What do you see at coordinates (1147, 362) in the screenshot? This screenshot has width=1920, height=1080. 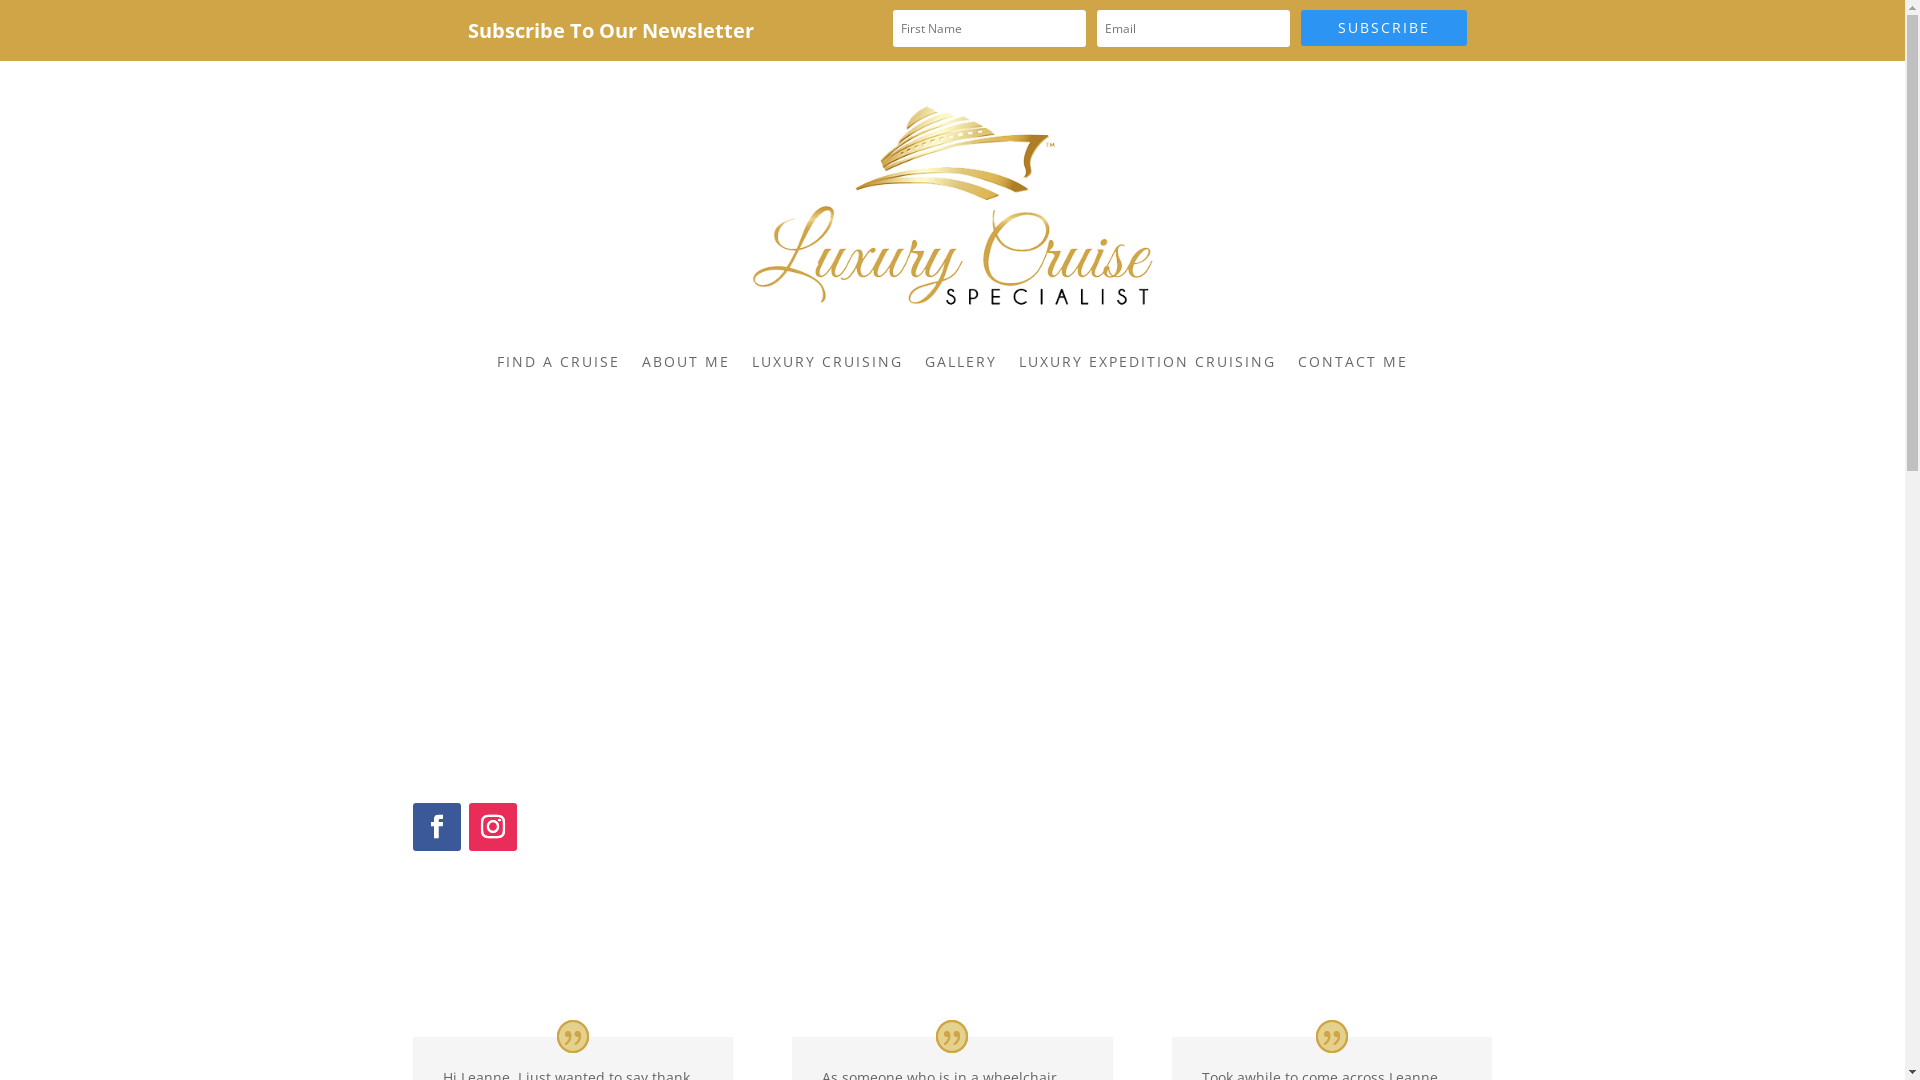 I see `'LUXURY EXPEDITION CRUISING'` at bounding box center [1147, 362].